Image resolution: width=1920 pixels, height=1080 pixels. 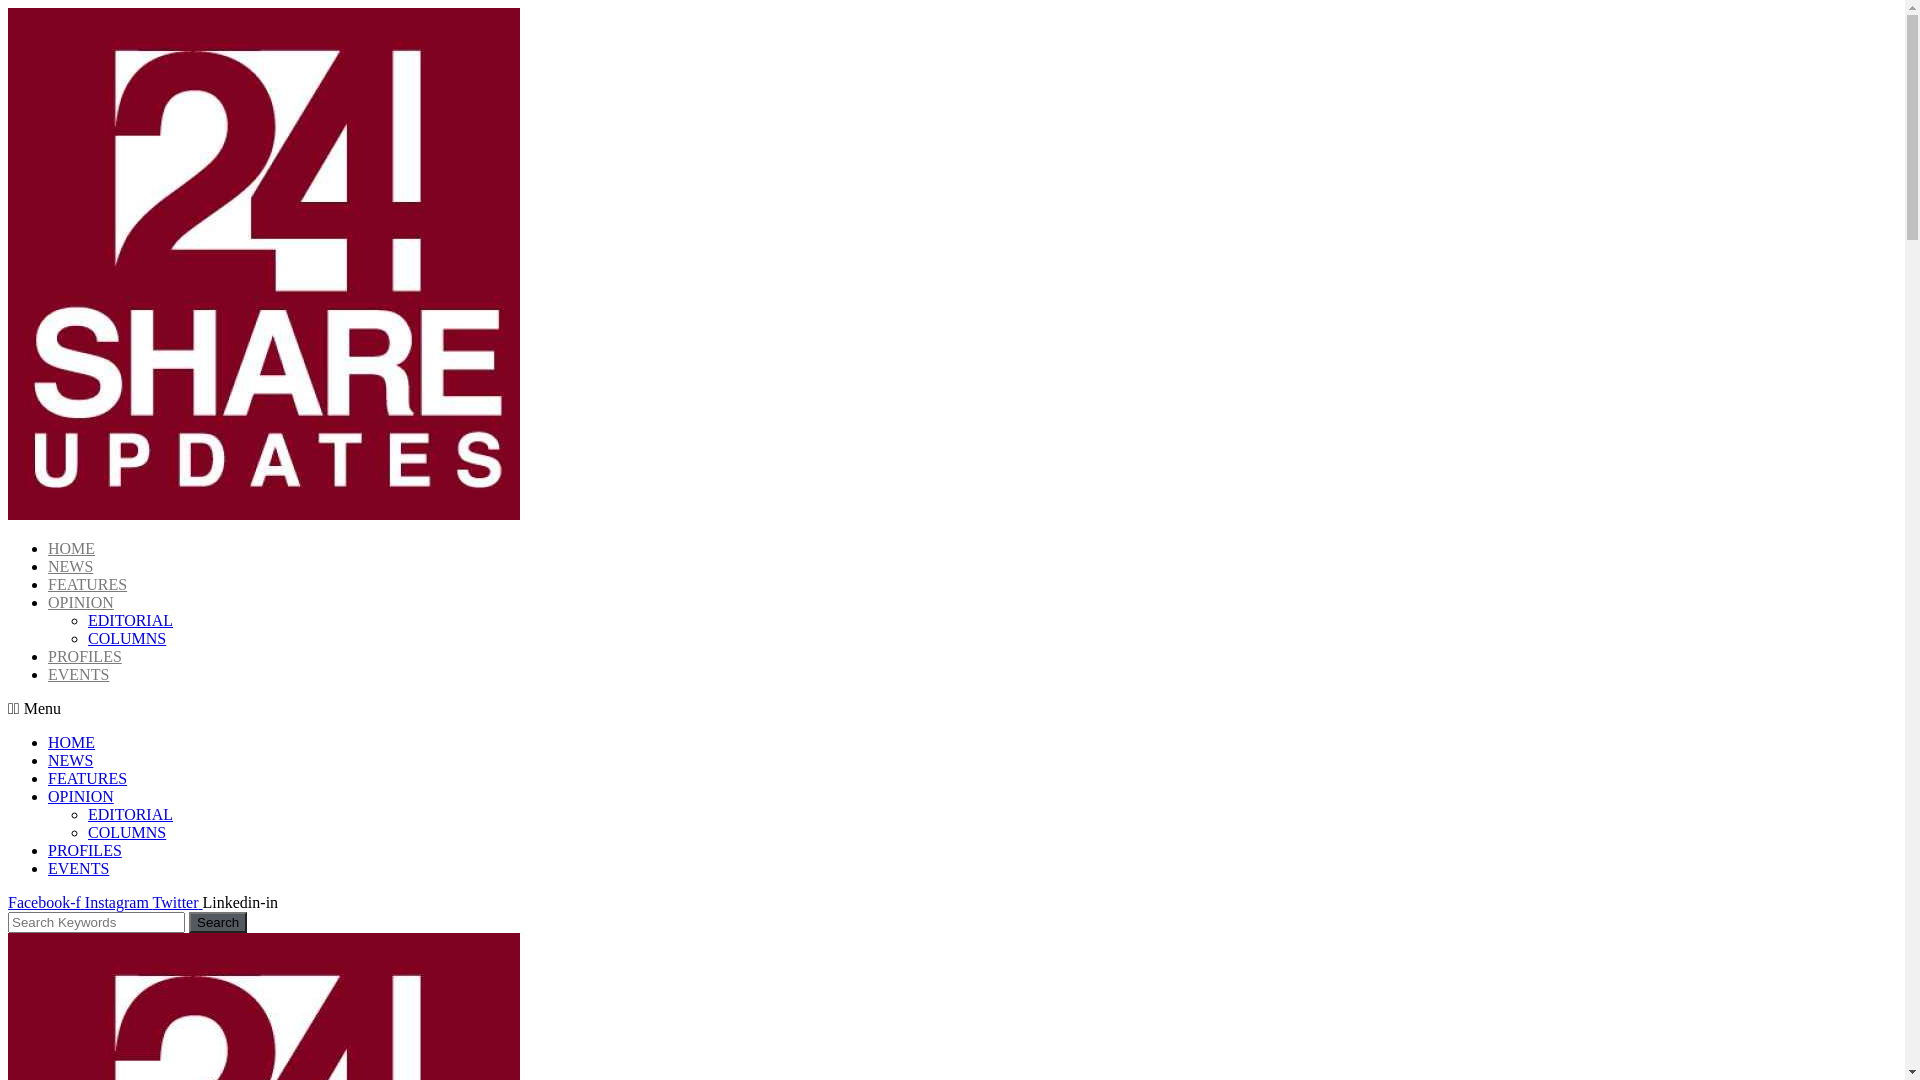 What do you see at coordinates (78, 674) in the screenshot?
I see `'EVENTS'` at bounding box center [78, 674].